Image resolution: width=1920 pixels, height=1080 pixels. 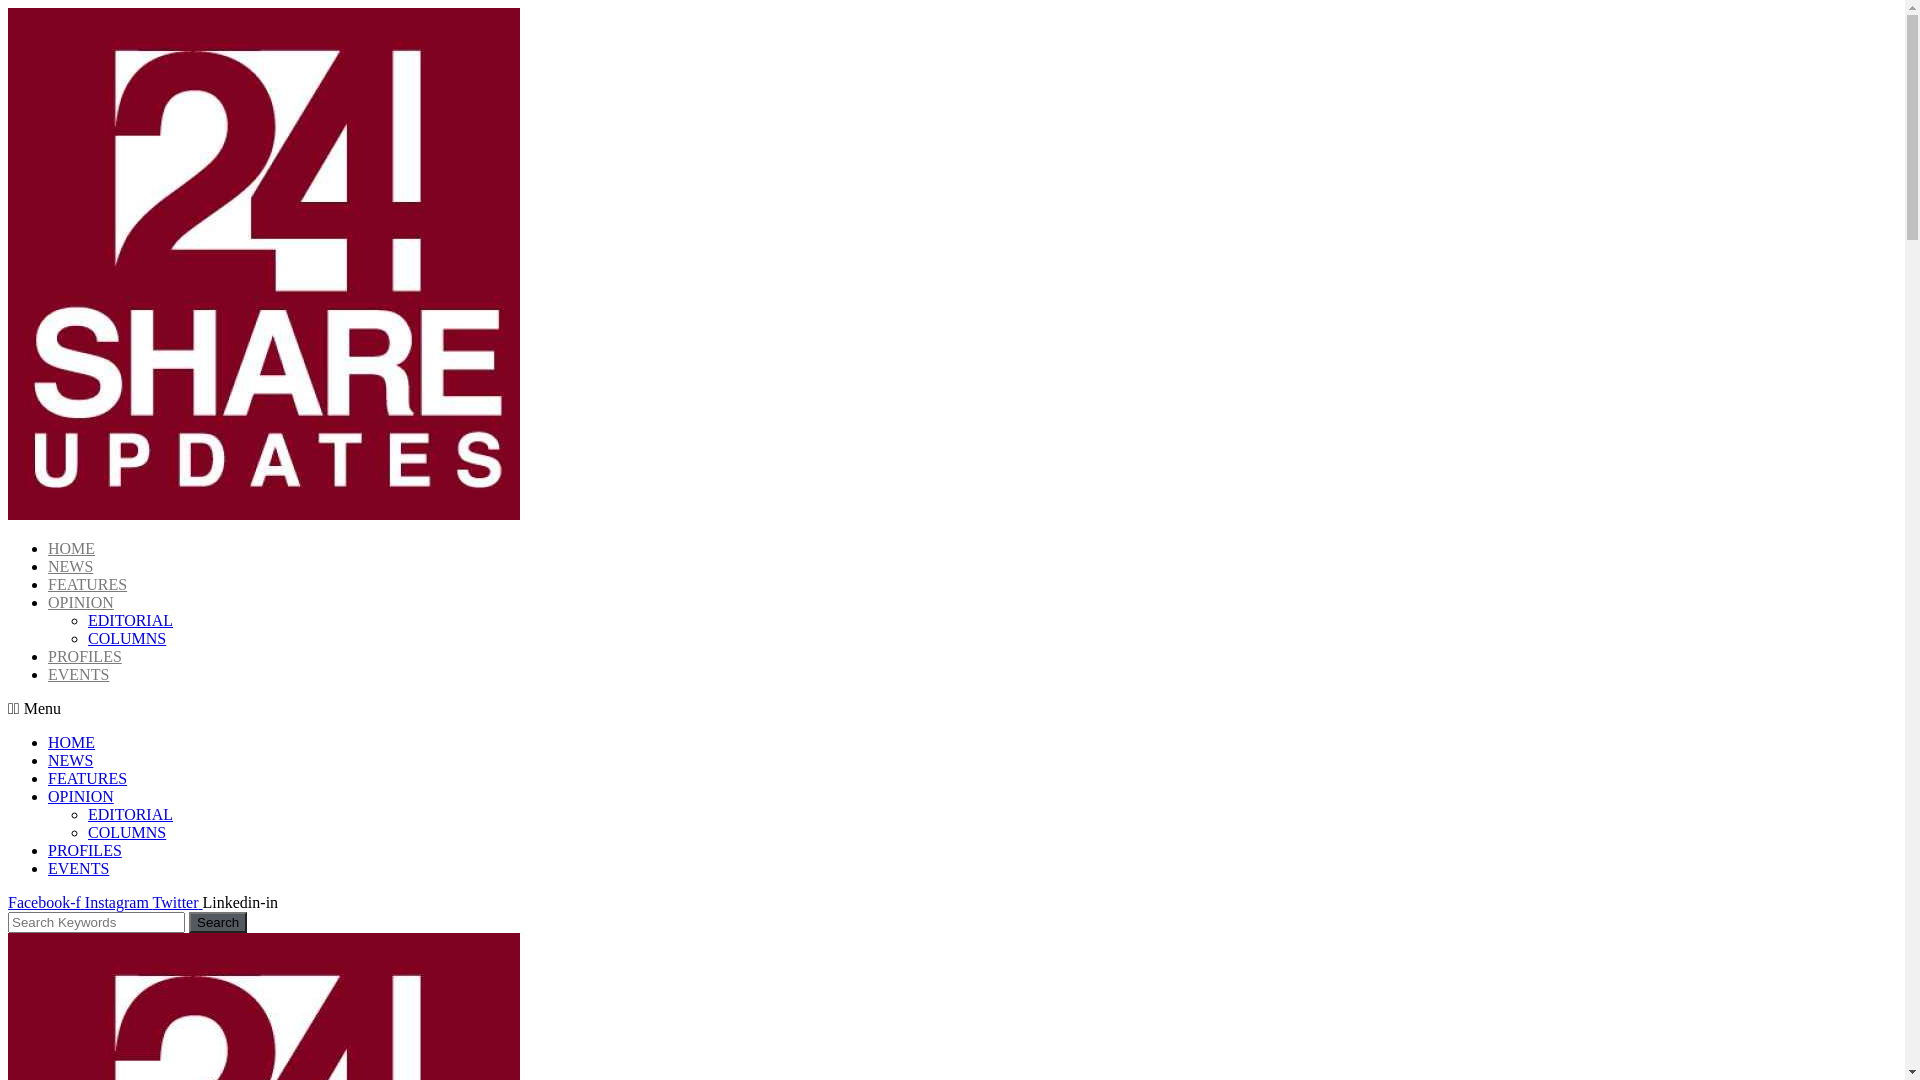 What do you see at coordinates (78, 674) in the screenshot?
I see `'EVENTS'` at bounding box center [78, 674].